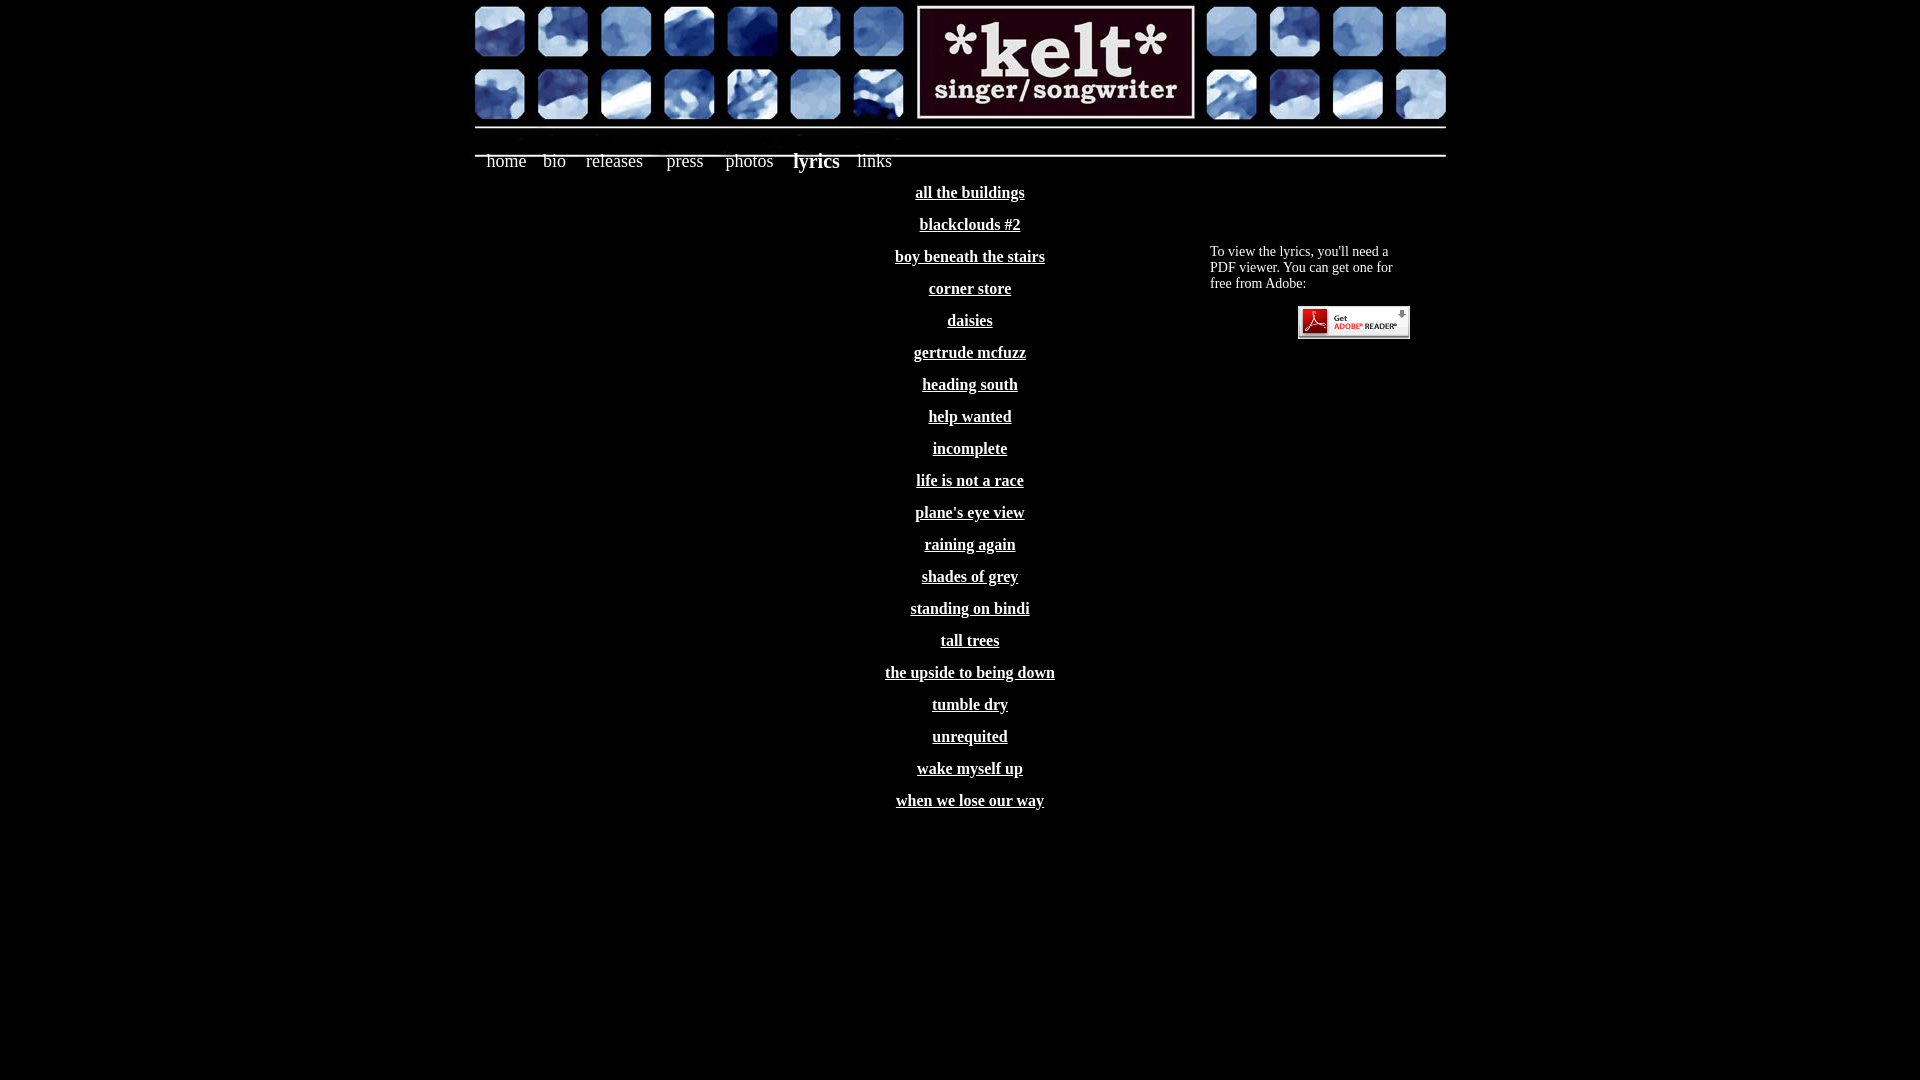  What do you see at coordinates (874, 160) in the screenshot?
I see `'links'` at bounding box center [874, 160].